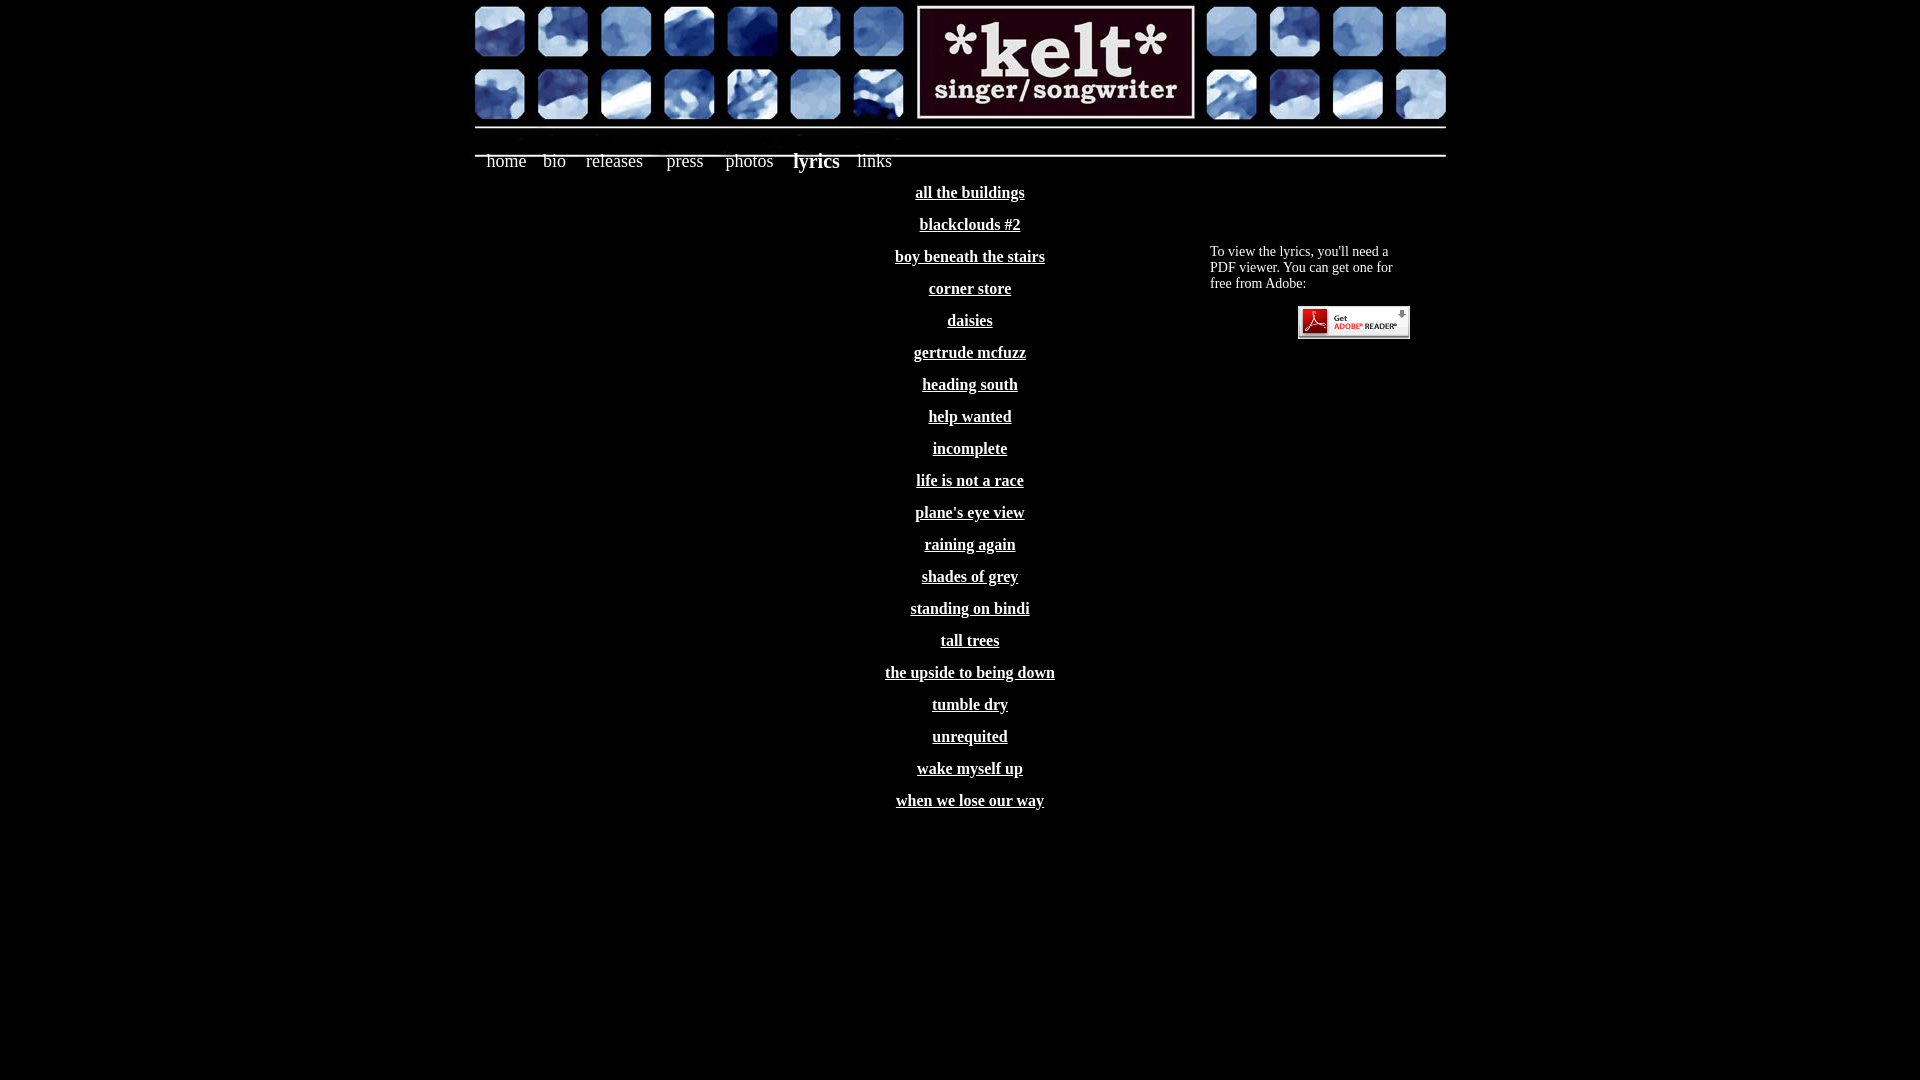  What do you see at coordinates (874, 160) in the screenshot?
I see `'links'` at bounding box center [874, 160].